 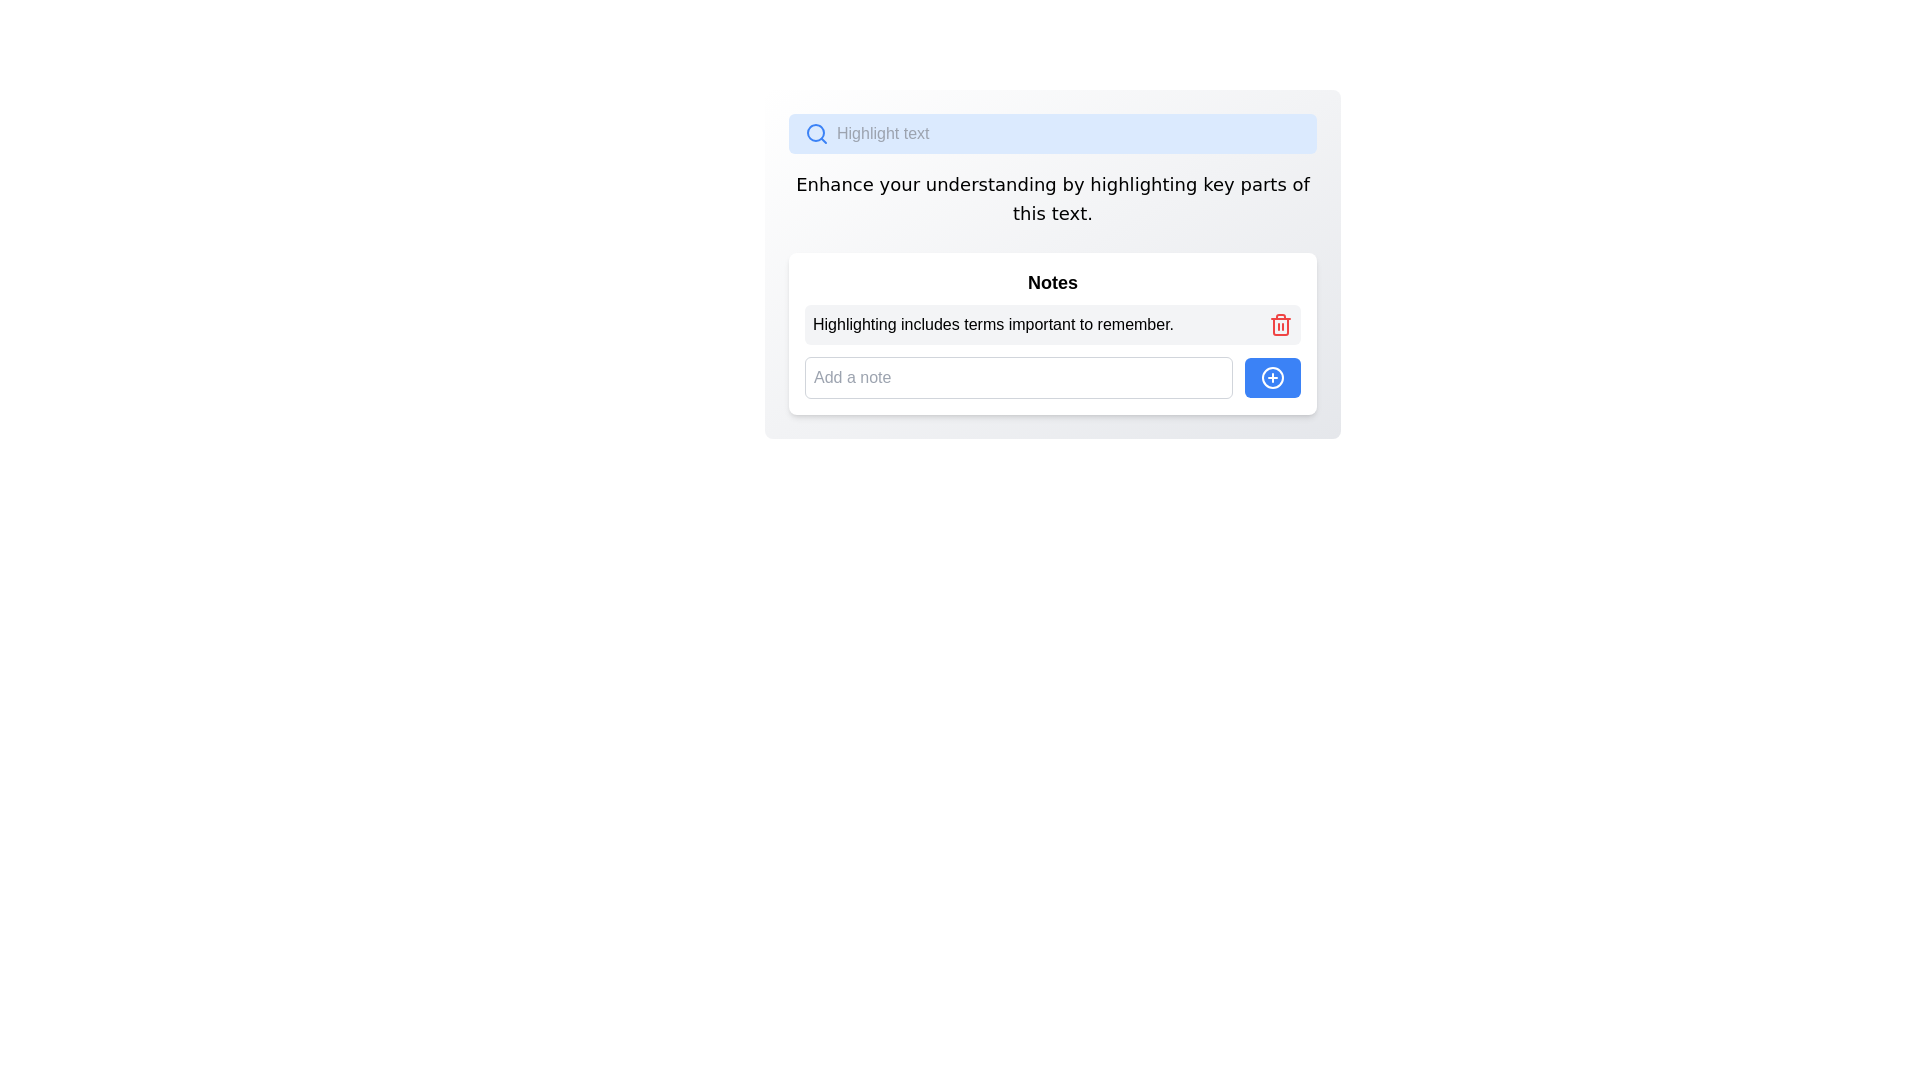 I want to click on the lowercase letter 't' in the phrase 'Enhance your understanding by highlighting key parts of this text.', so click(x=991, y=184).